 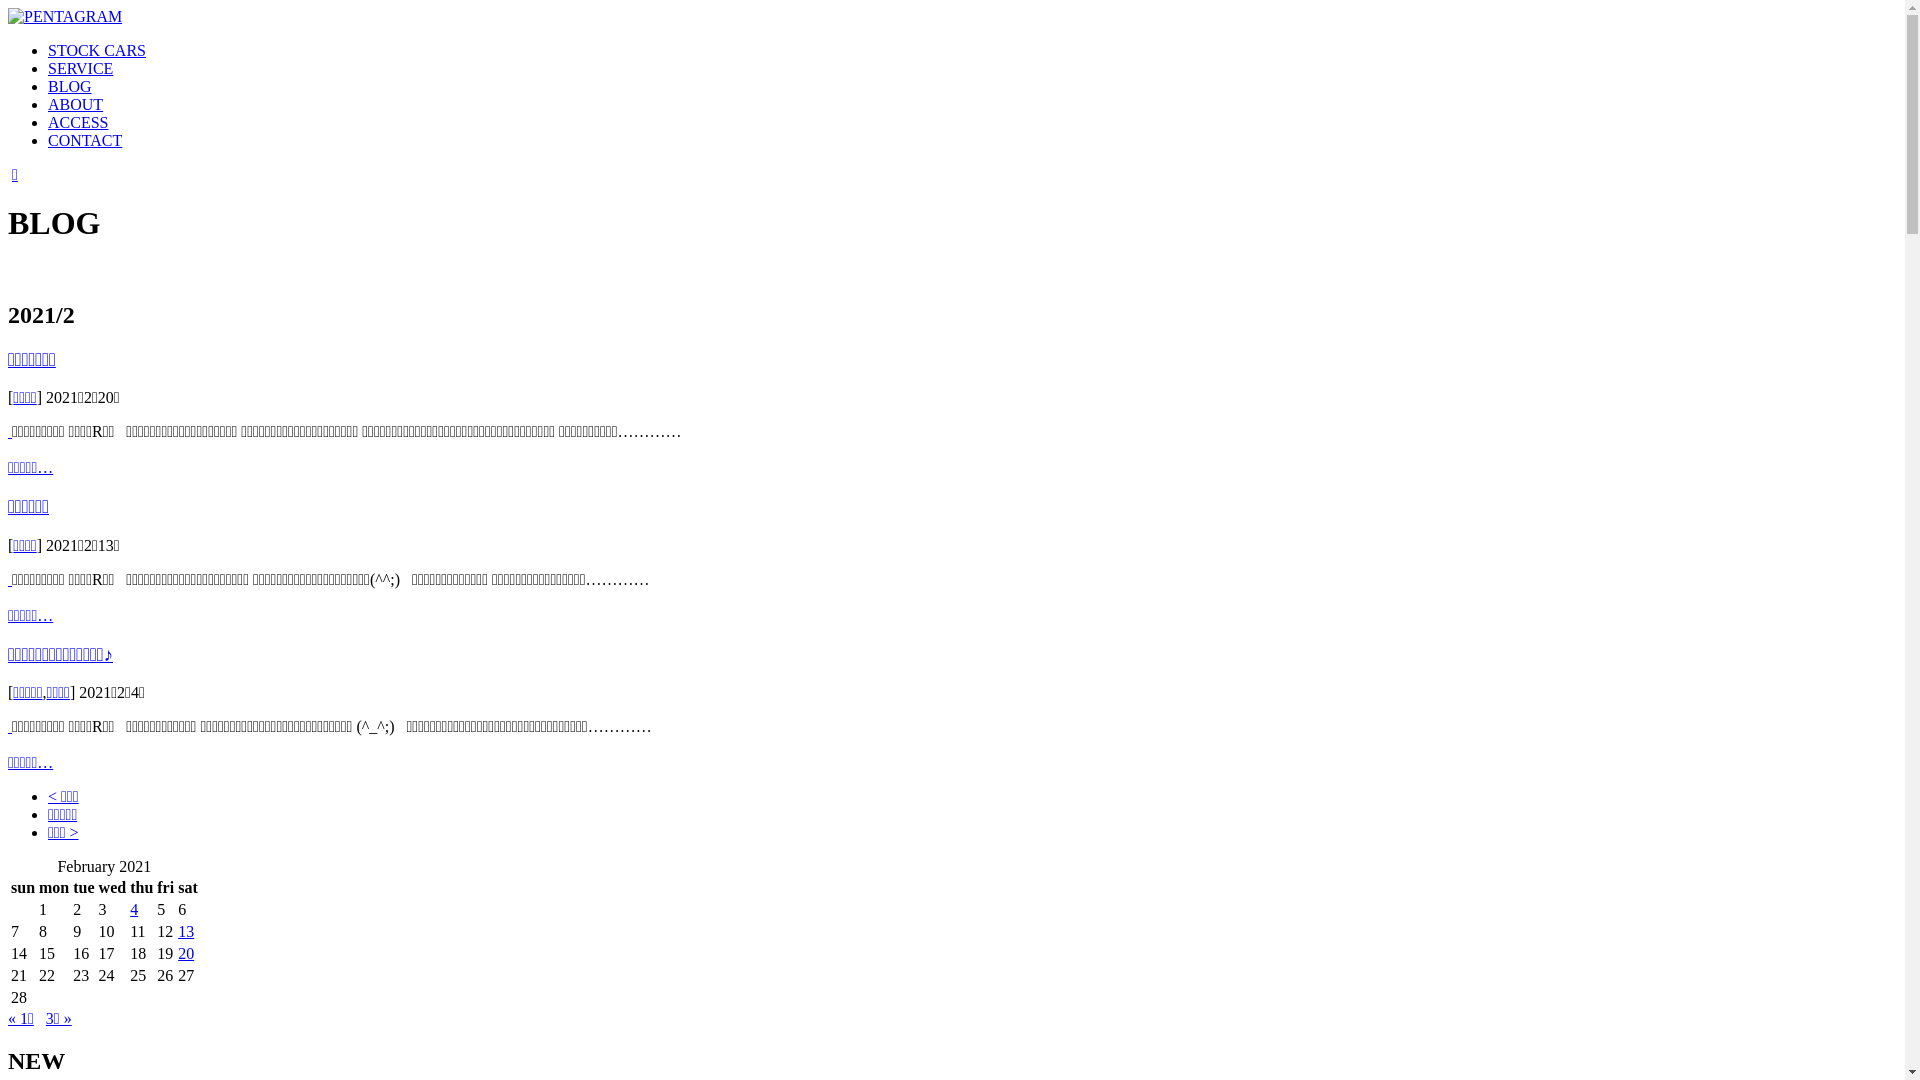 I want to click on 'ACCESS', so click(x=77, y=122).